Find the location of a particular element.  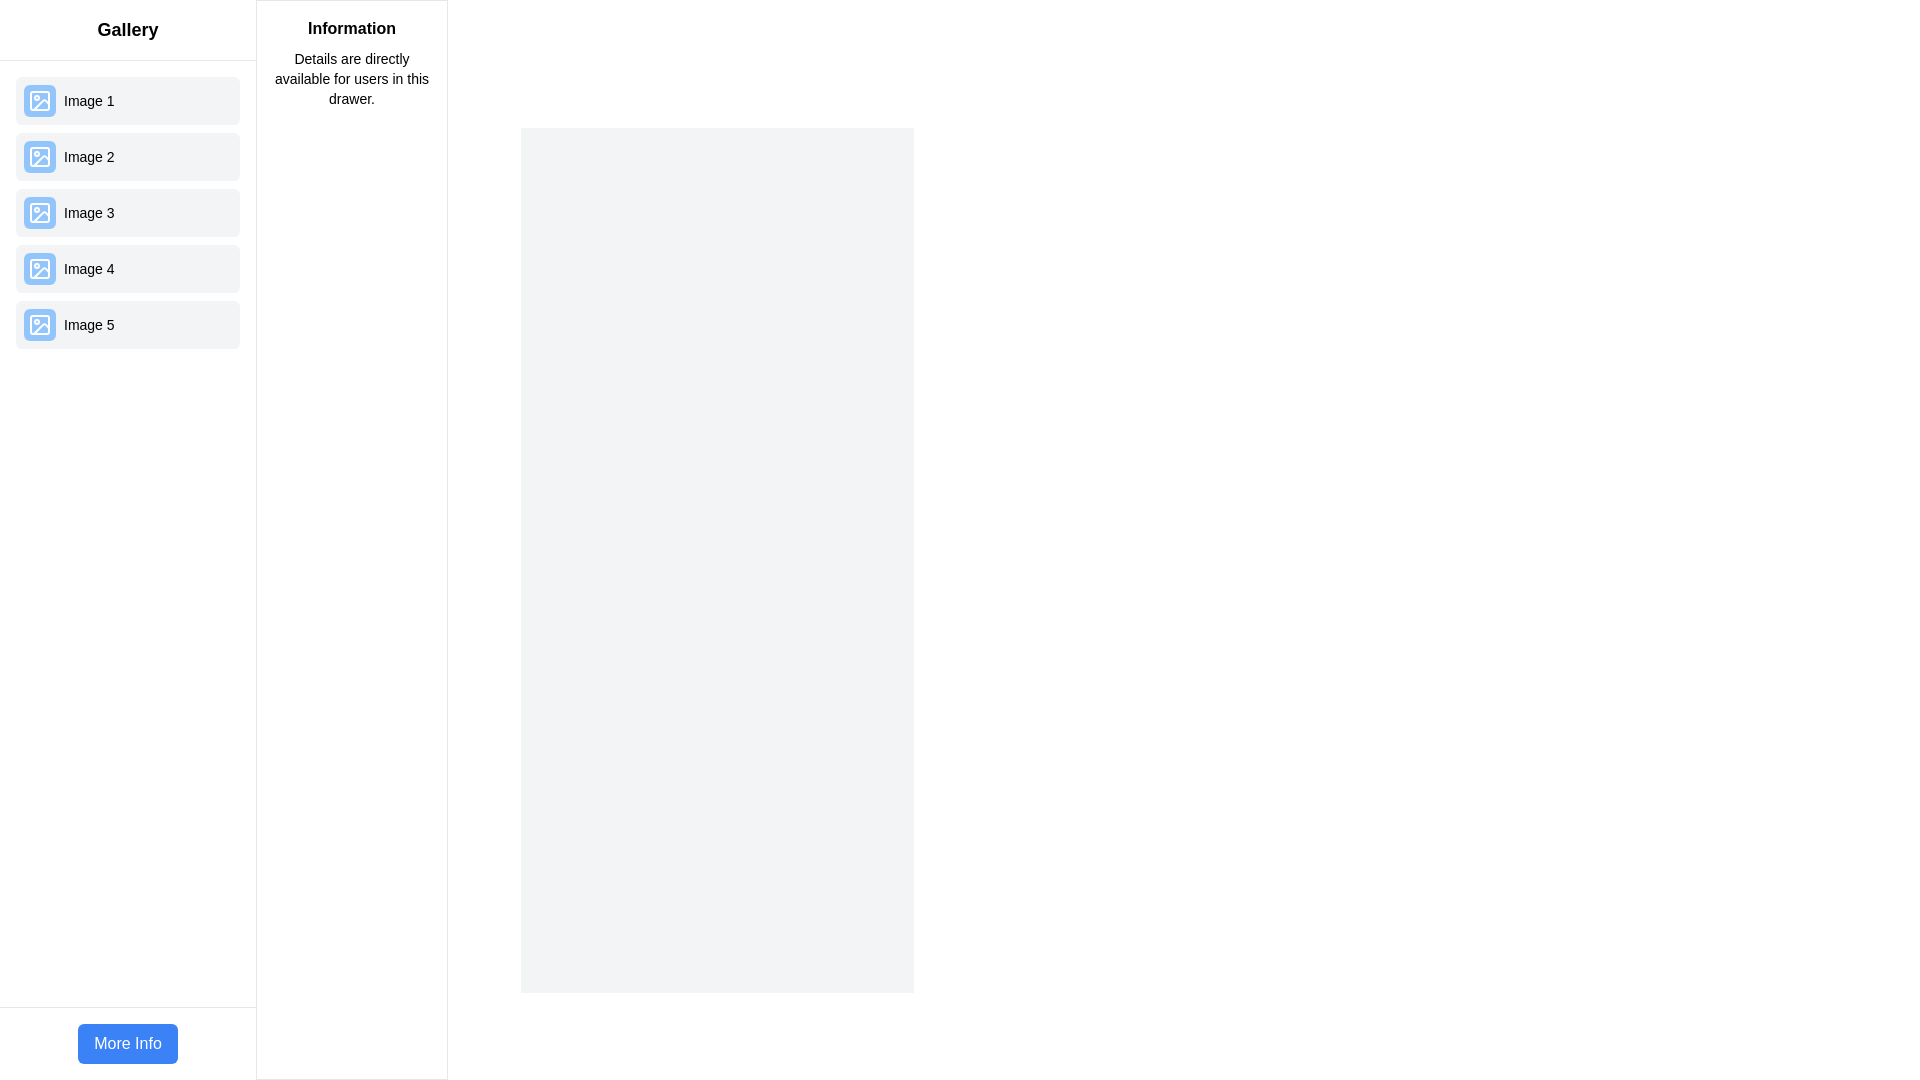

the image icon, which is the third item from the top in the vertical list of icons in the 'Gallery' section is located at coordinates (39, 212).